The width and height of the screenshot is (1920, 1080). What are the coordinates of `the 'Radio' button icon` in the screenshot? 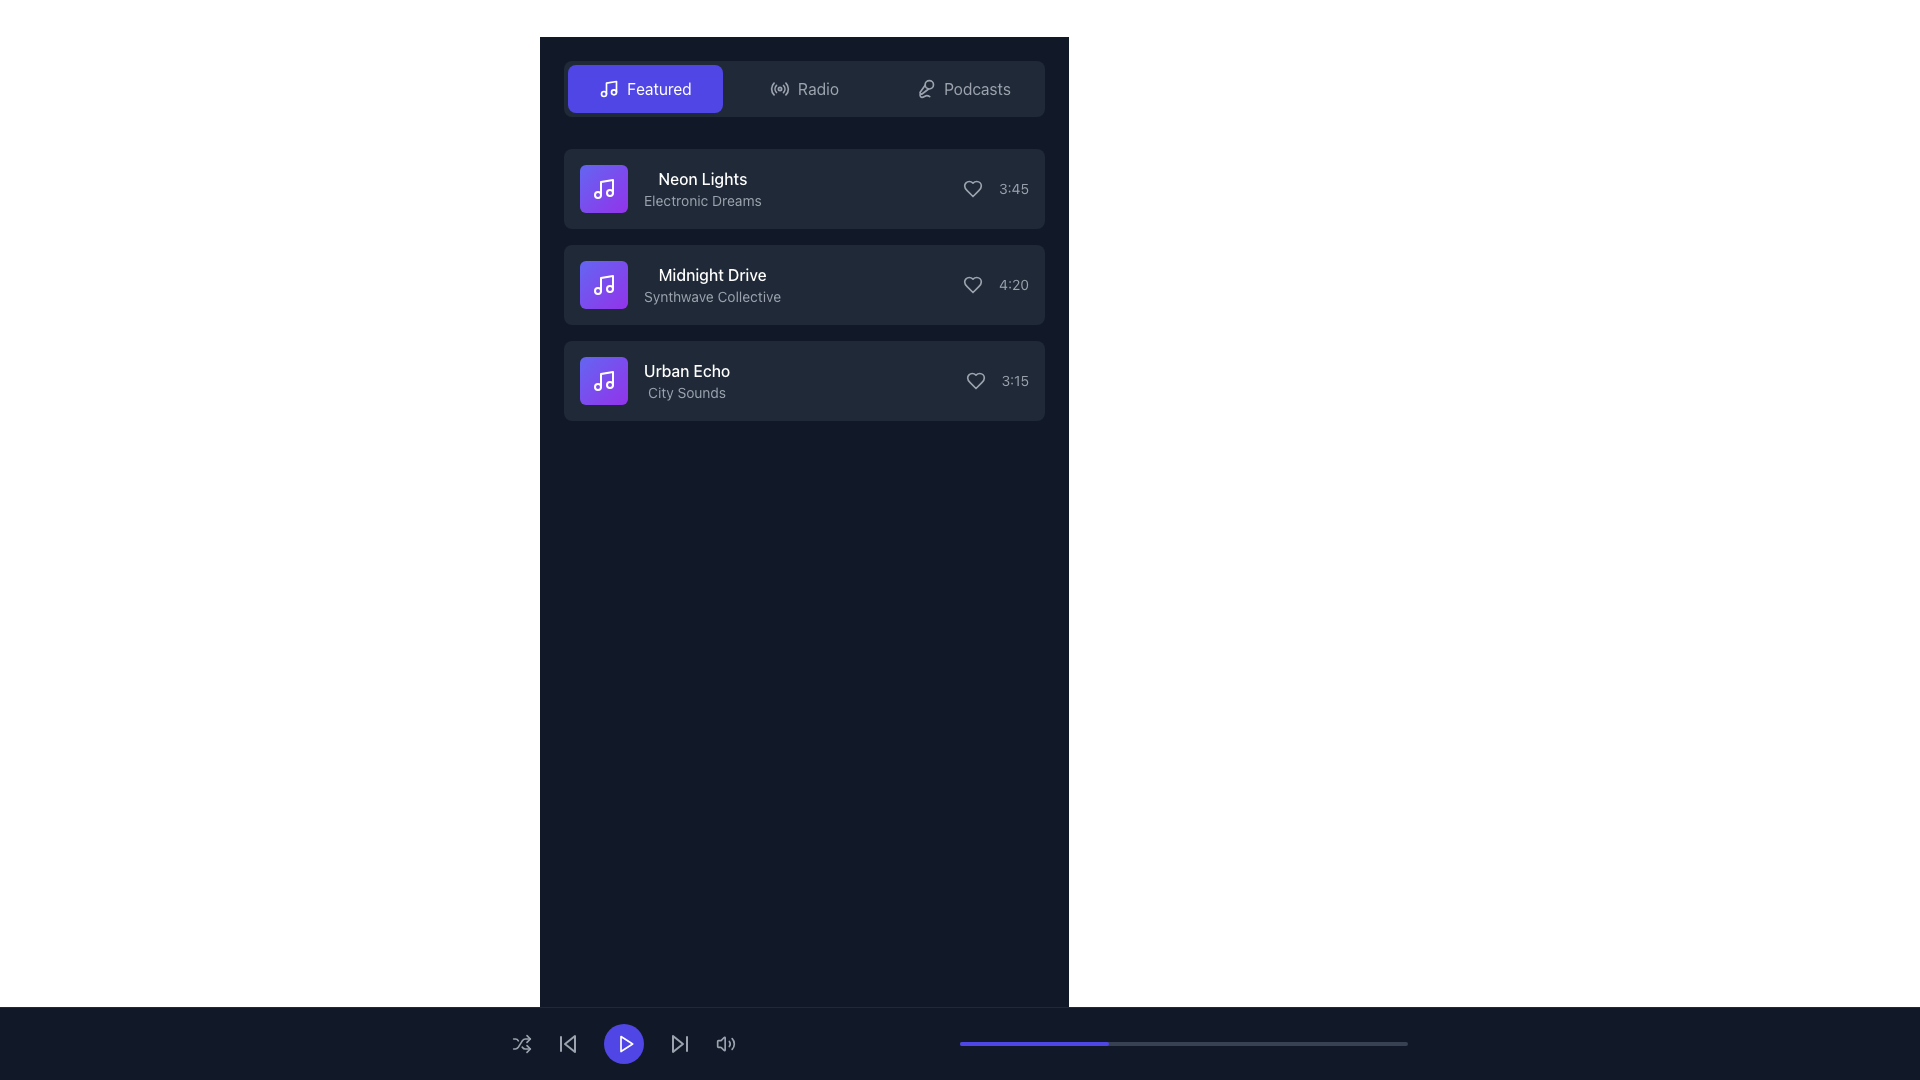 It's located at (779, 87).